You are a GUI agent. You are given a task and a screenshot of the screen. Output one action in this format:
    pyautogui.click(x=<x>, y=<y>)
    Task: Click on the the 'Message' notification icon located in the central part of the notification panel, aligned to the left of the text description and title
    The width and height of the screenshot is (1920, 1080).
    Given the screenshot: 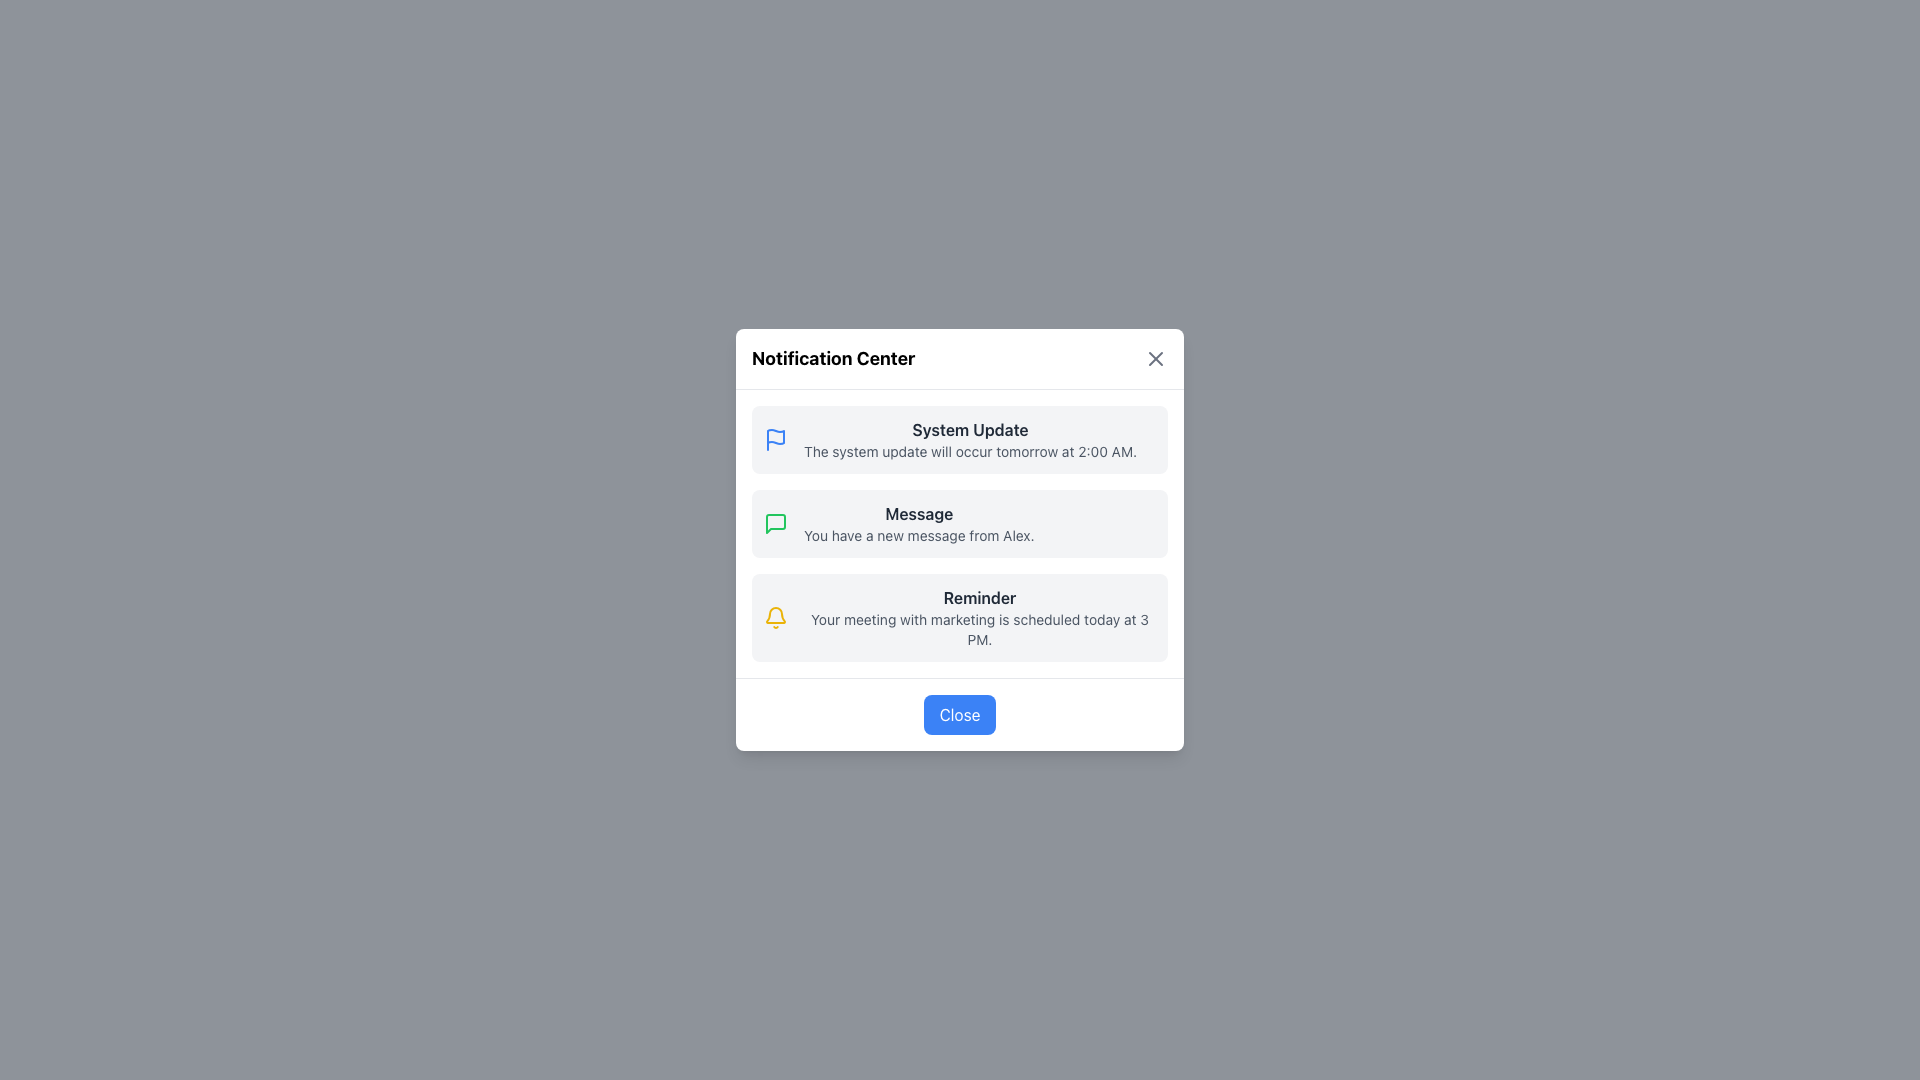 What is the action you would take?
    pyautogui.click(x=775, y=523)
    